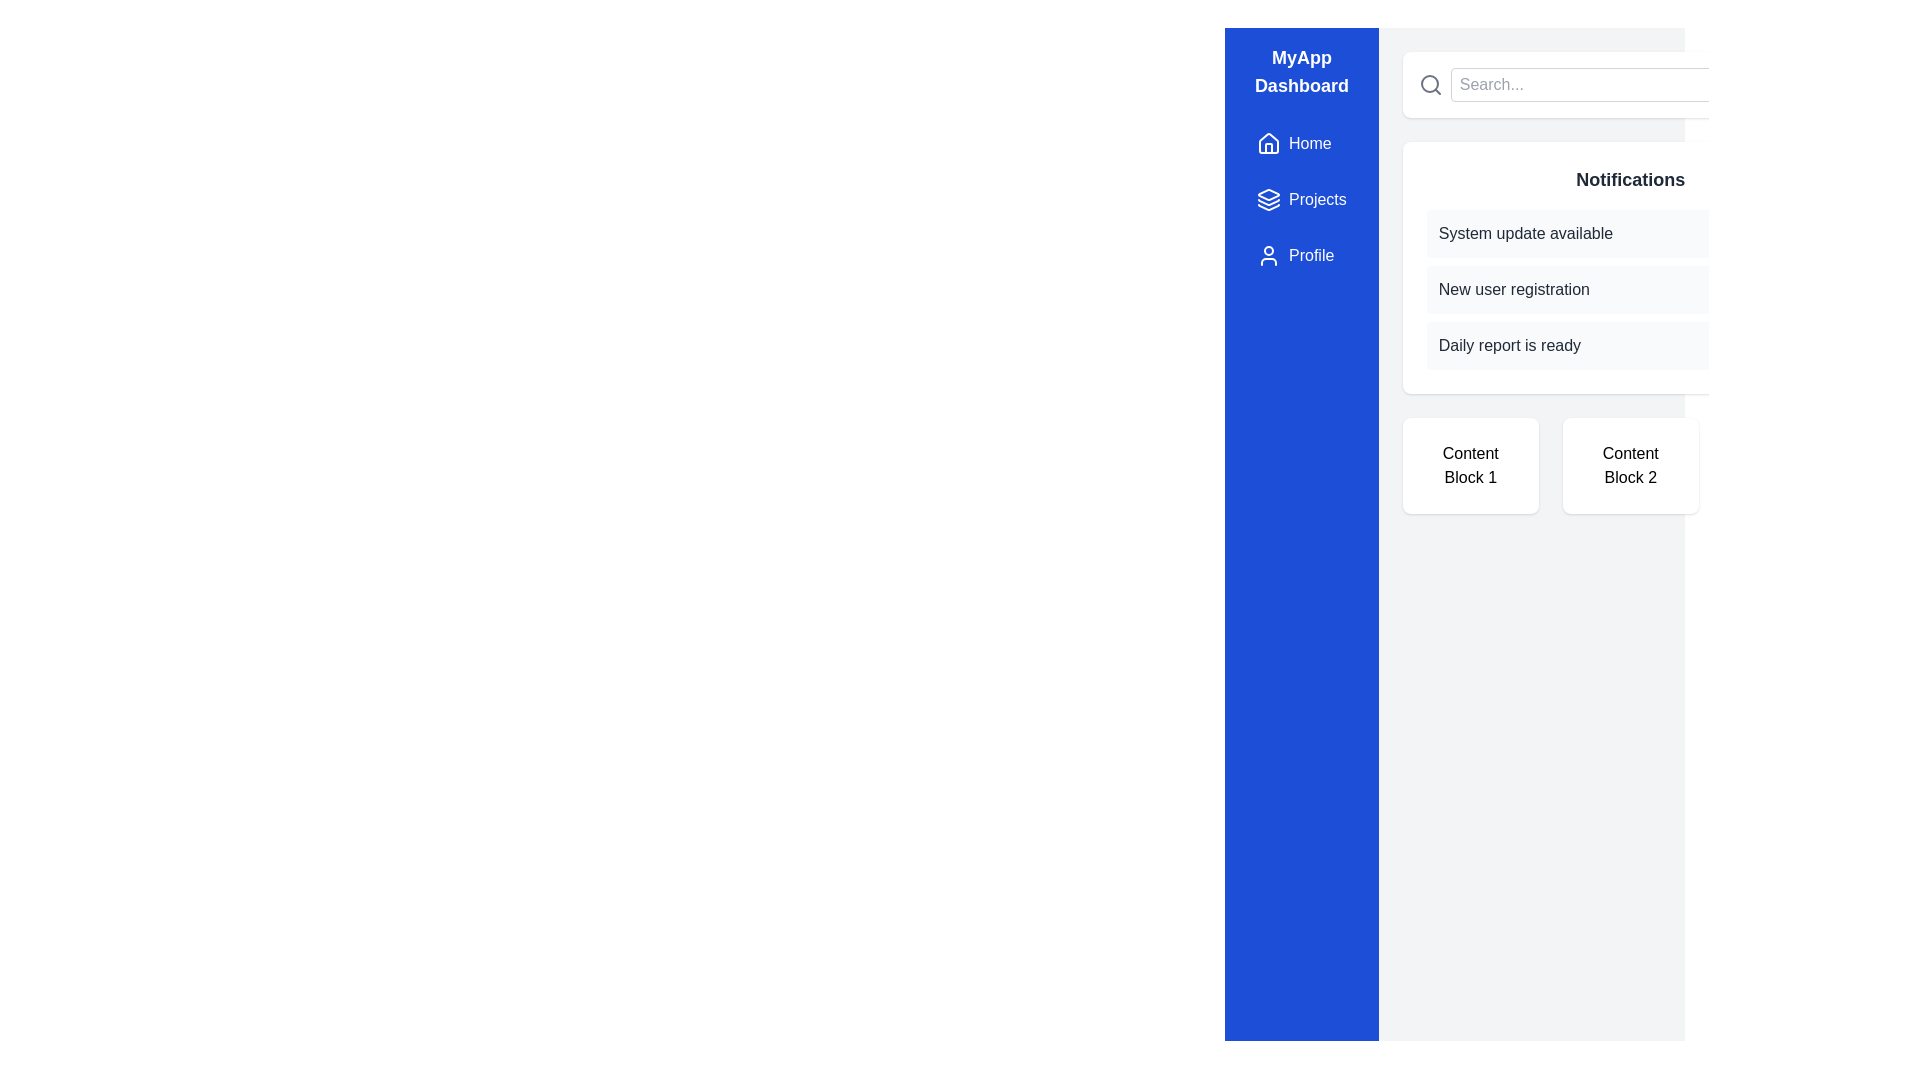  I want to click on the search icon located in the top-right section of the interface, represented by an SVG element with a magnifying glass design, so click(1428, 83).